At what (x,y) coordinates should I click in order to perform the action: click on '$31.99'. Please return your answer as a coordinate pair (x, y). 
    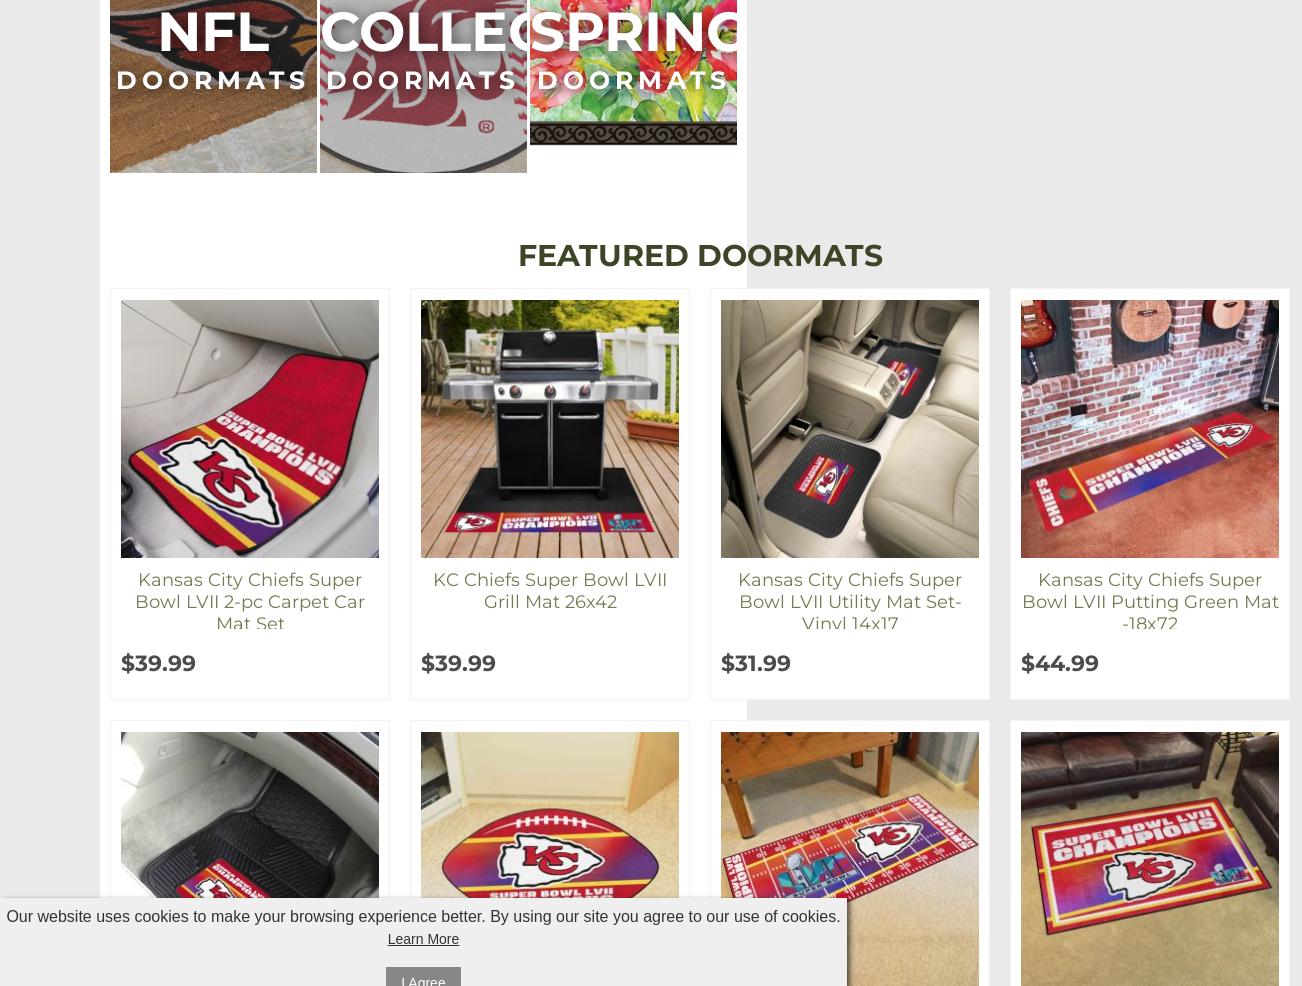
    Looking at the image, I should click on (754, 662).